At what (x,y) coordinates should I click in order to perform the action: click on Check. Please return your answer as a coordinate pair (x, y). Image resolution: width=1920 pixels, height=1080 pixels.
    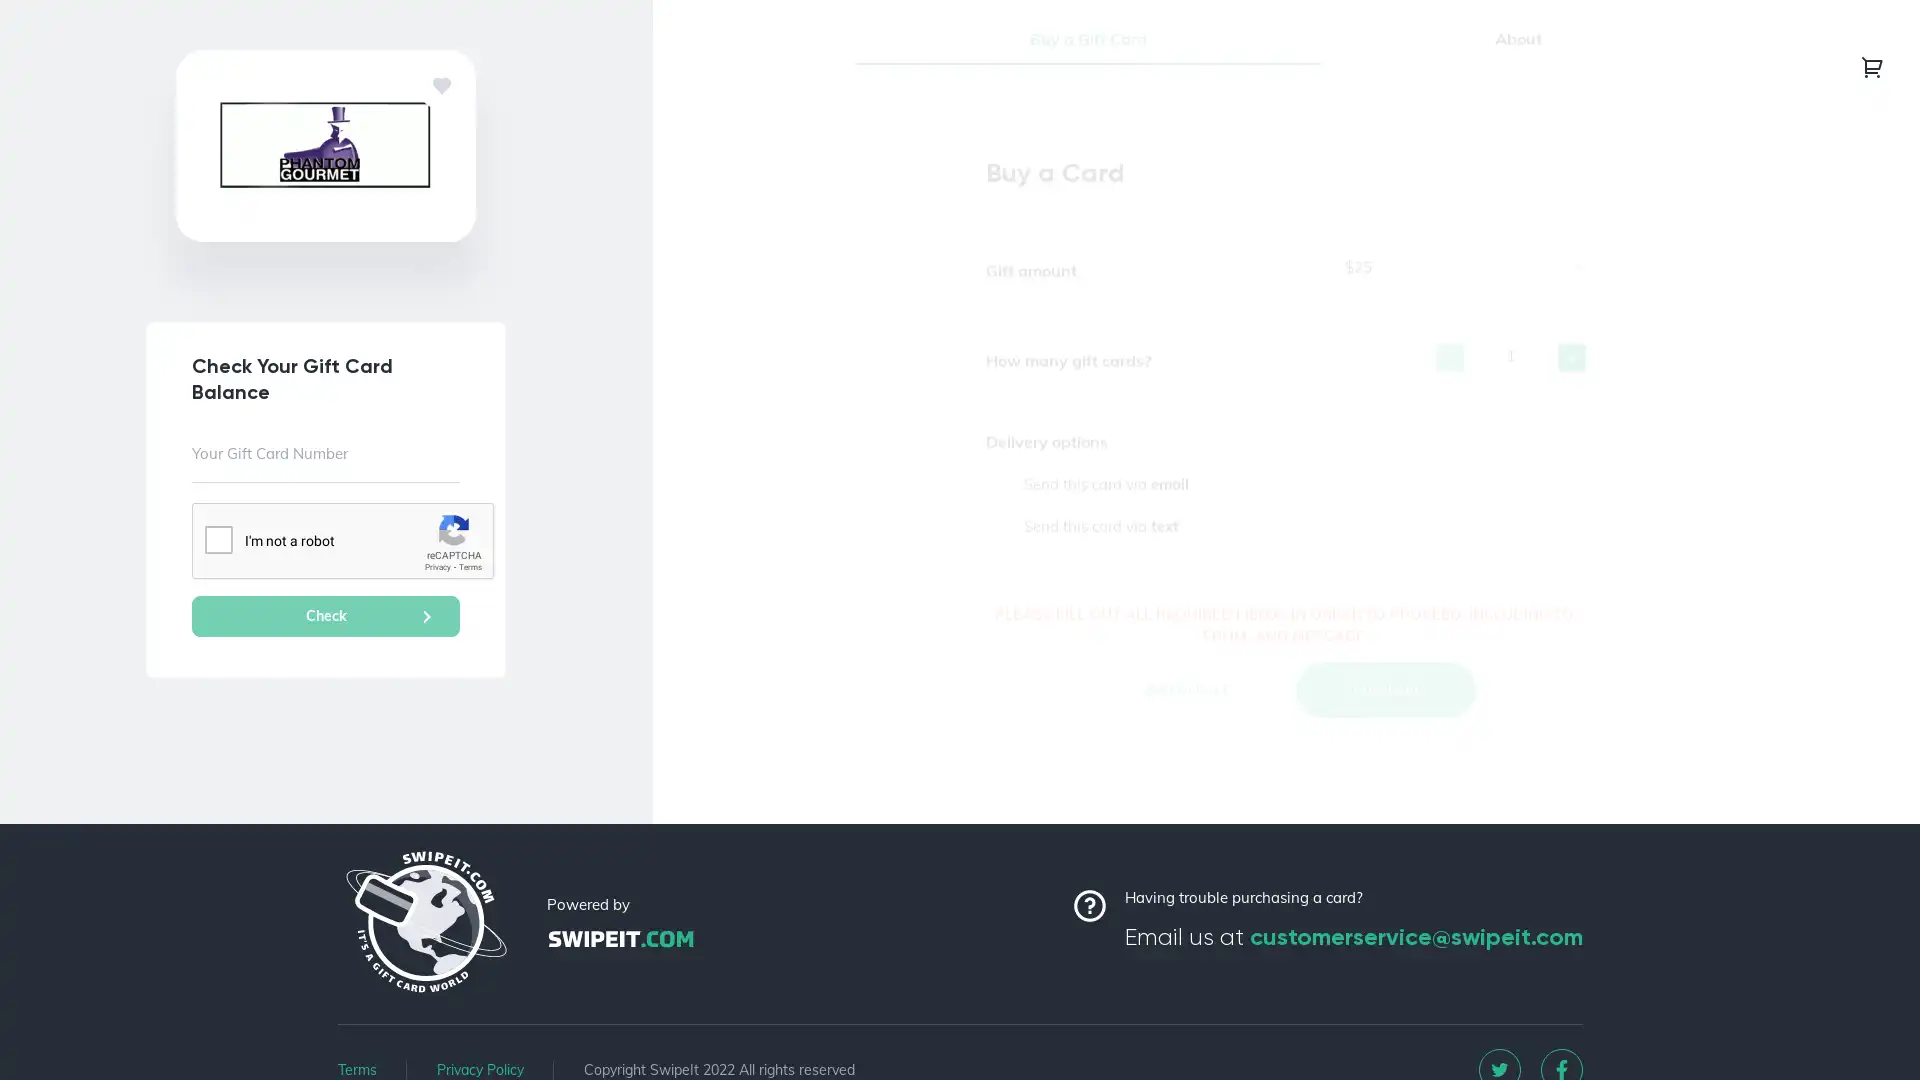
    Looking at the image, I should click on (326, 615).